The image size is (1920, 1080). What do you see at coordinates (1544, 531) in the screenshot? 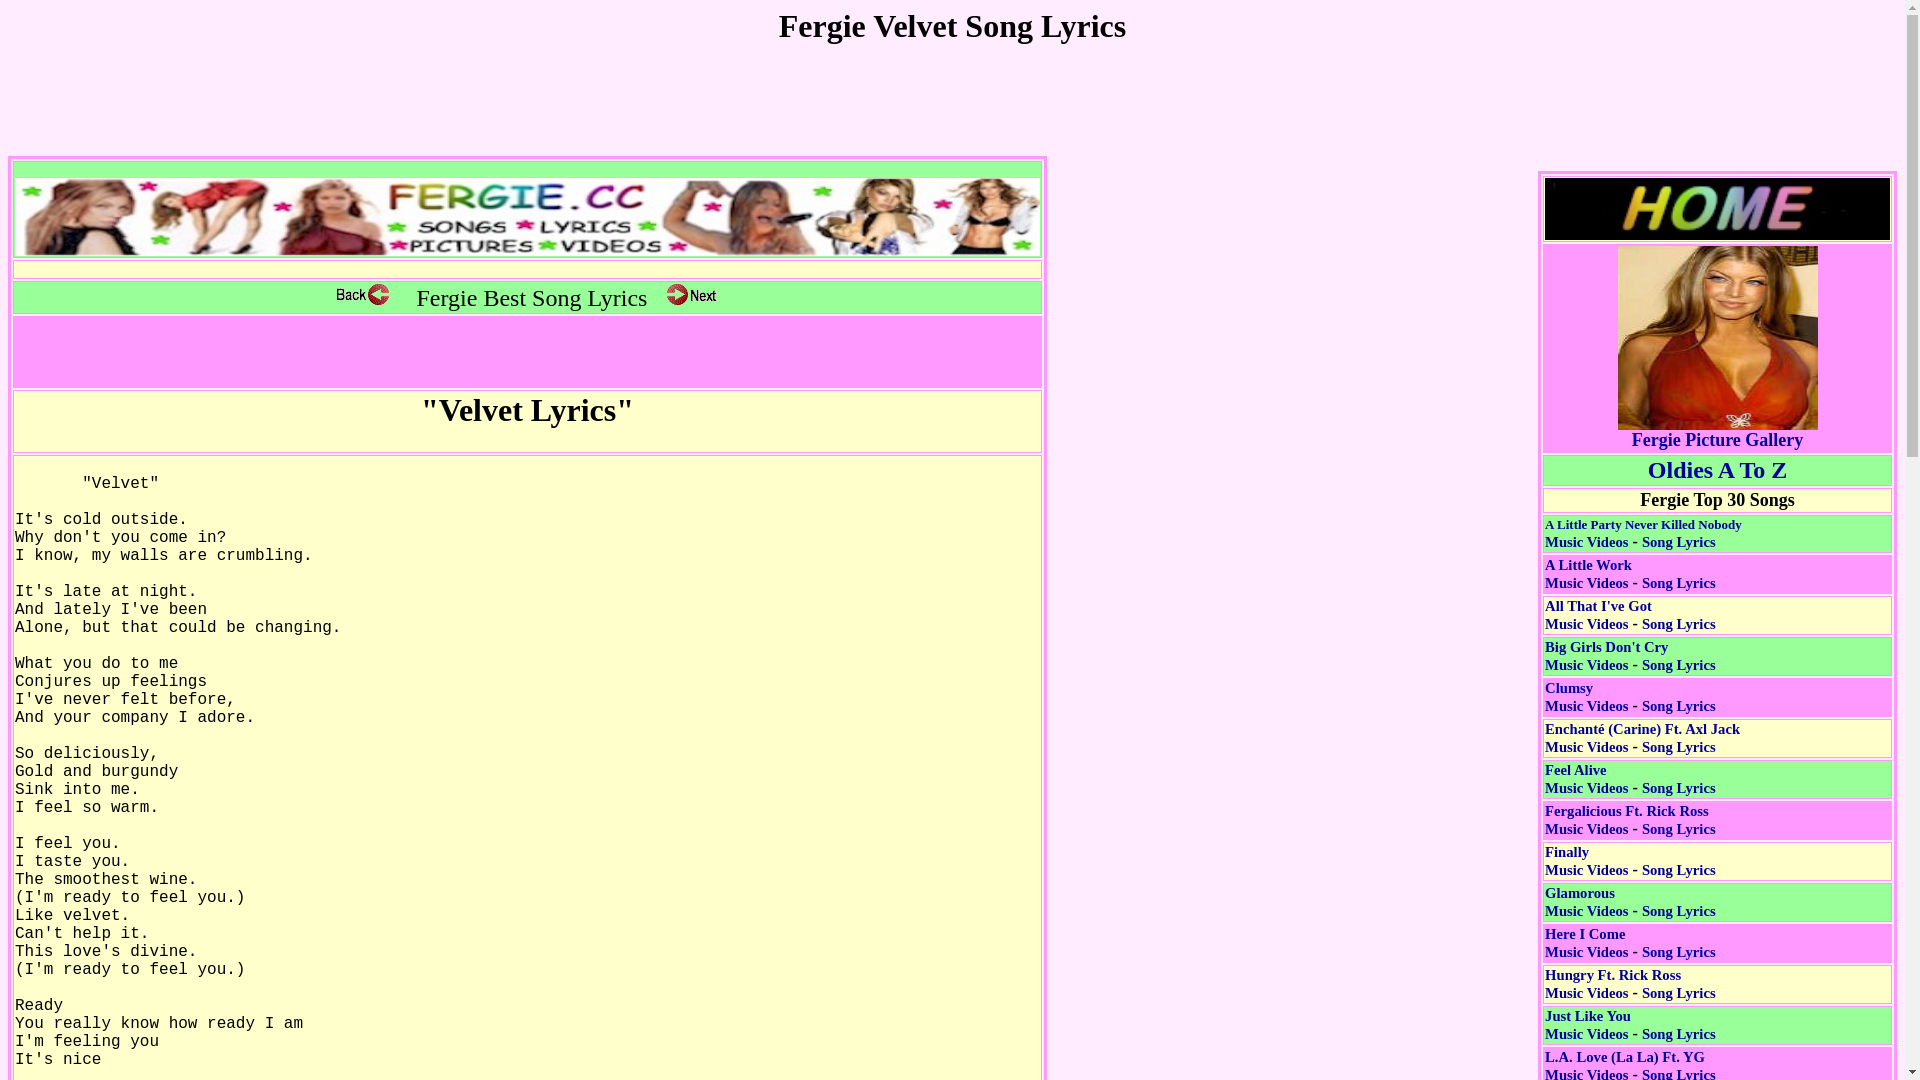
I see `'A Little Party Never Killed Nobody` at bounding box center [1544, 531].